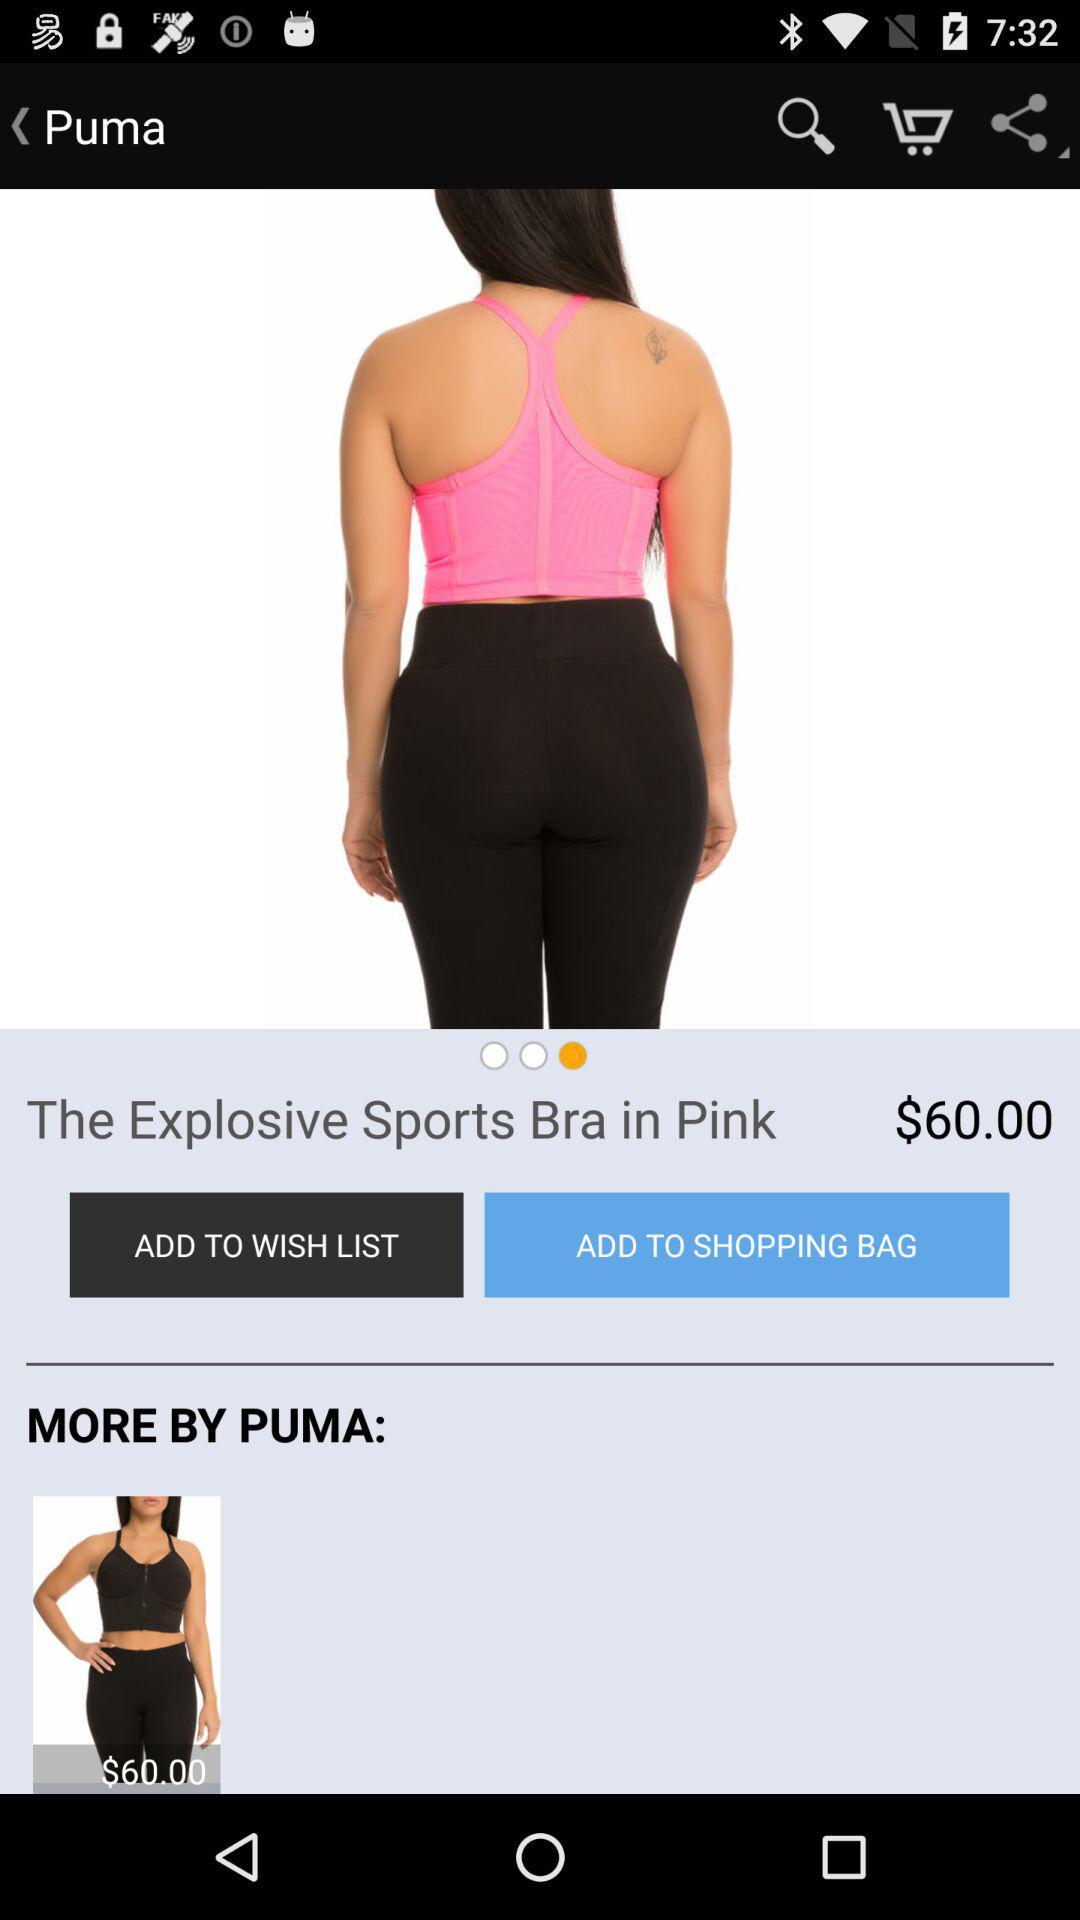 The image size is (1080, 1920). What do you see at coordinates (126, 1637) in the screenshot?
I see `other option` at bounding box center [126, 1637].